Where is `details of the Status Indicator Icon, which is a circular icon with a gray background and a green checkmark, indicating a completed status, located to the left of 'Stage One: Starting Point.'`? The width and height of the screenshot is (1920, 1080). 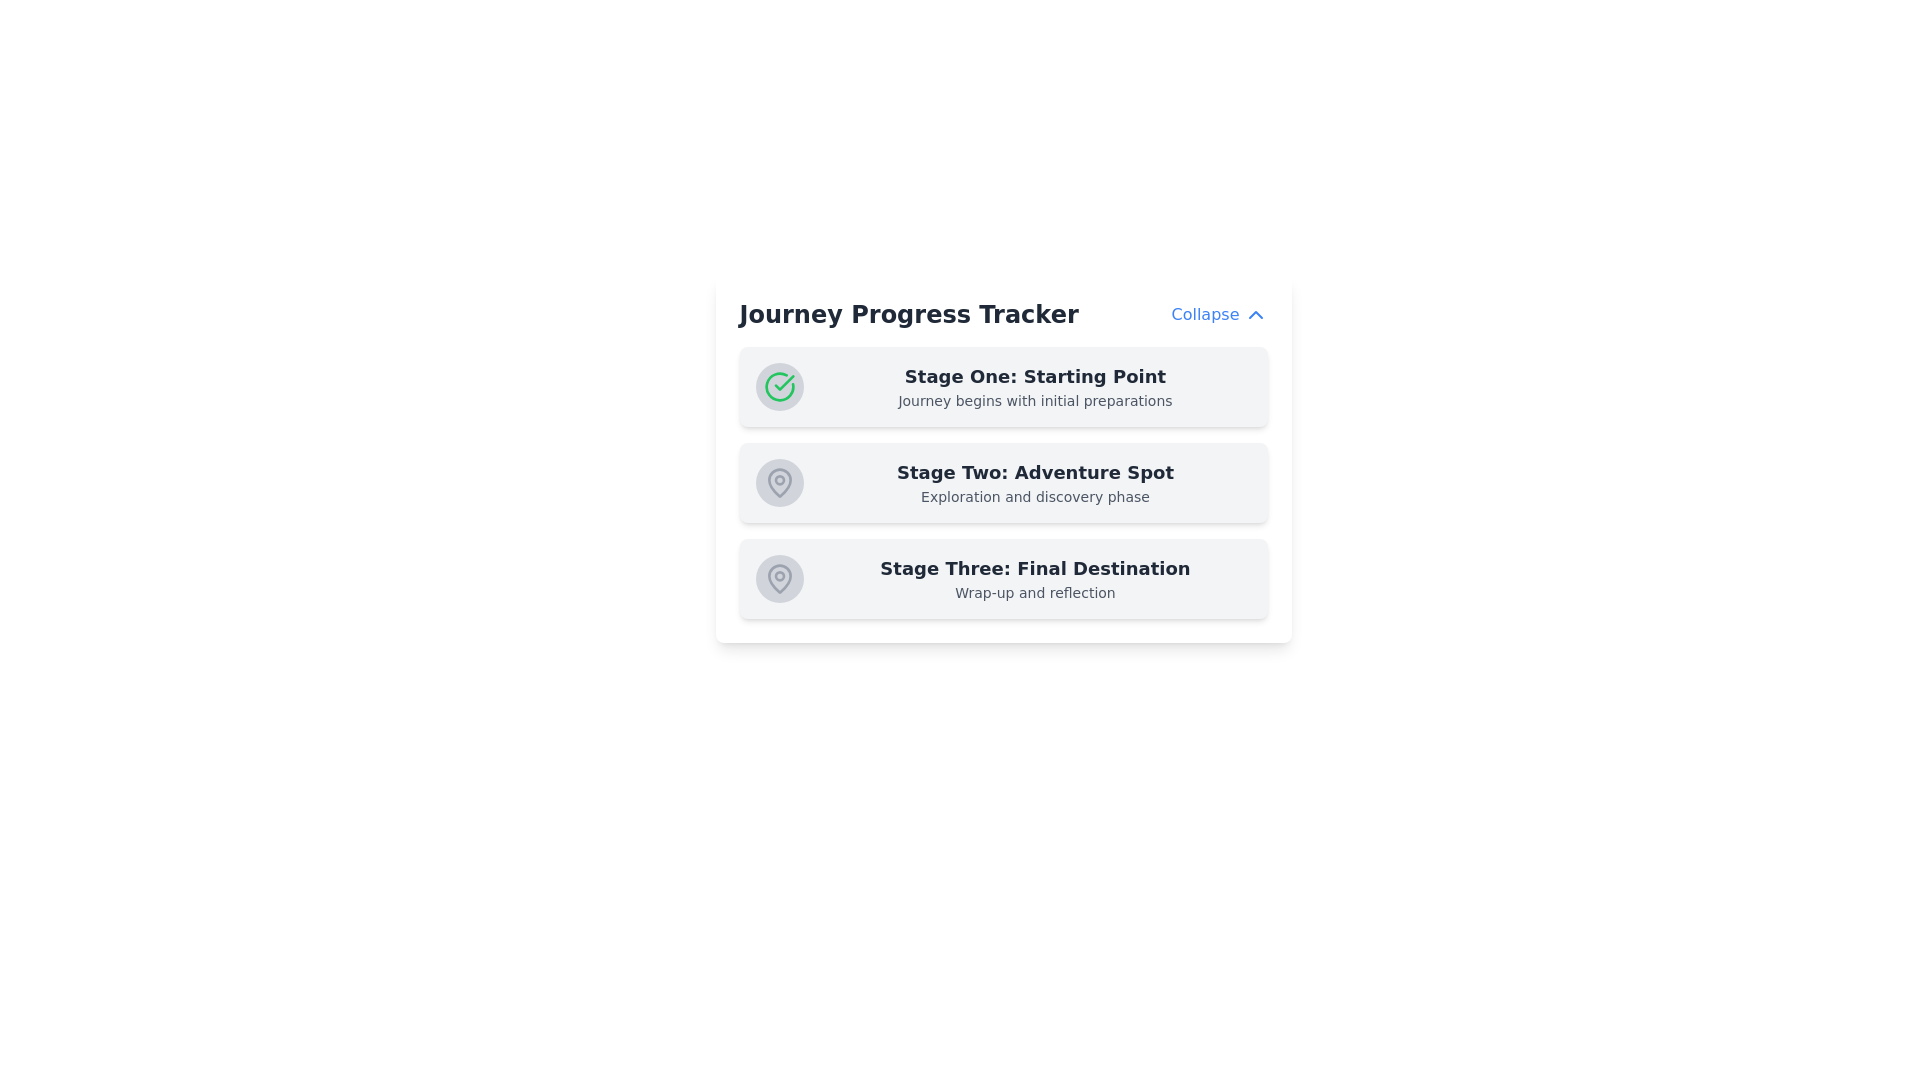 details of the Status Indicator Icon, which is a circular icon with a gray background and a green checkmark, indicating a completed status, located to the left of 'Stage One: Starting Point.' is located at coordinates (778, 386).